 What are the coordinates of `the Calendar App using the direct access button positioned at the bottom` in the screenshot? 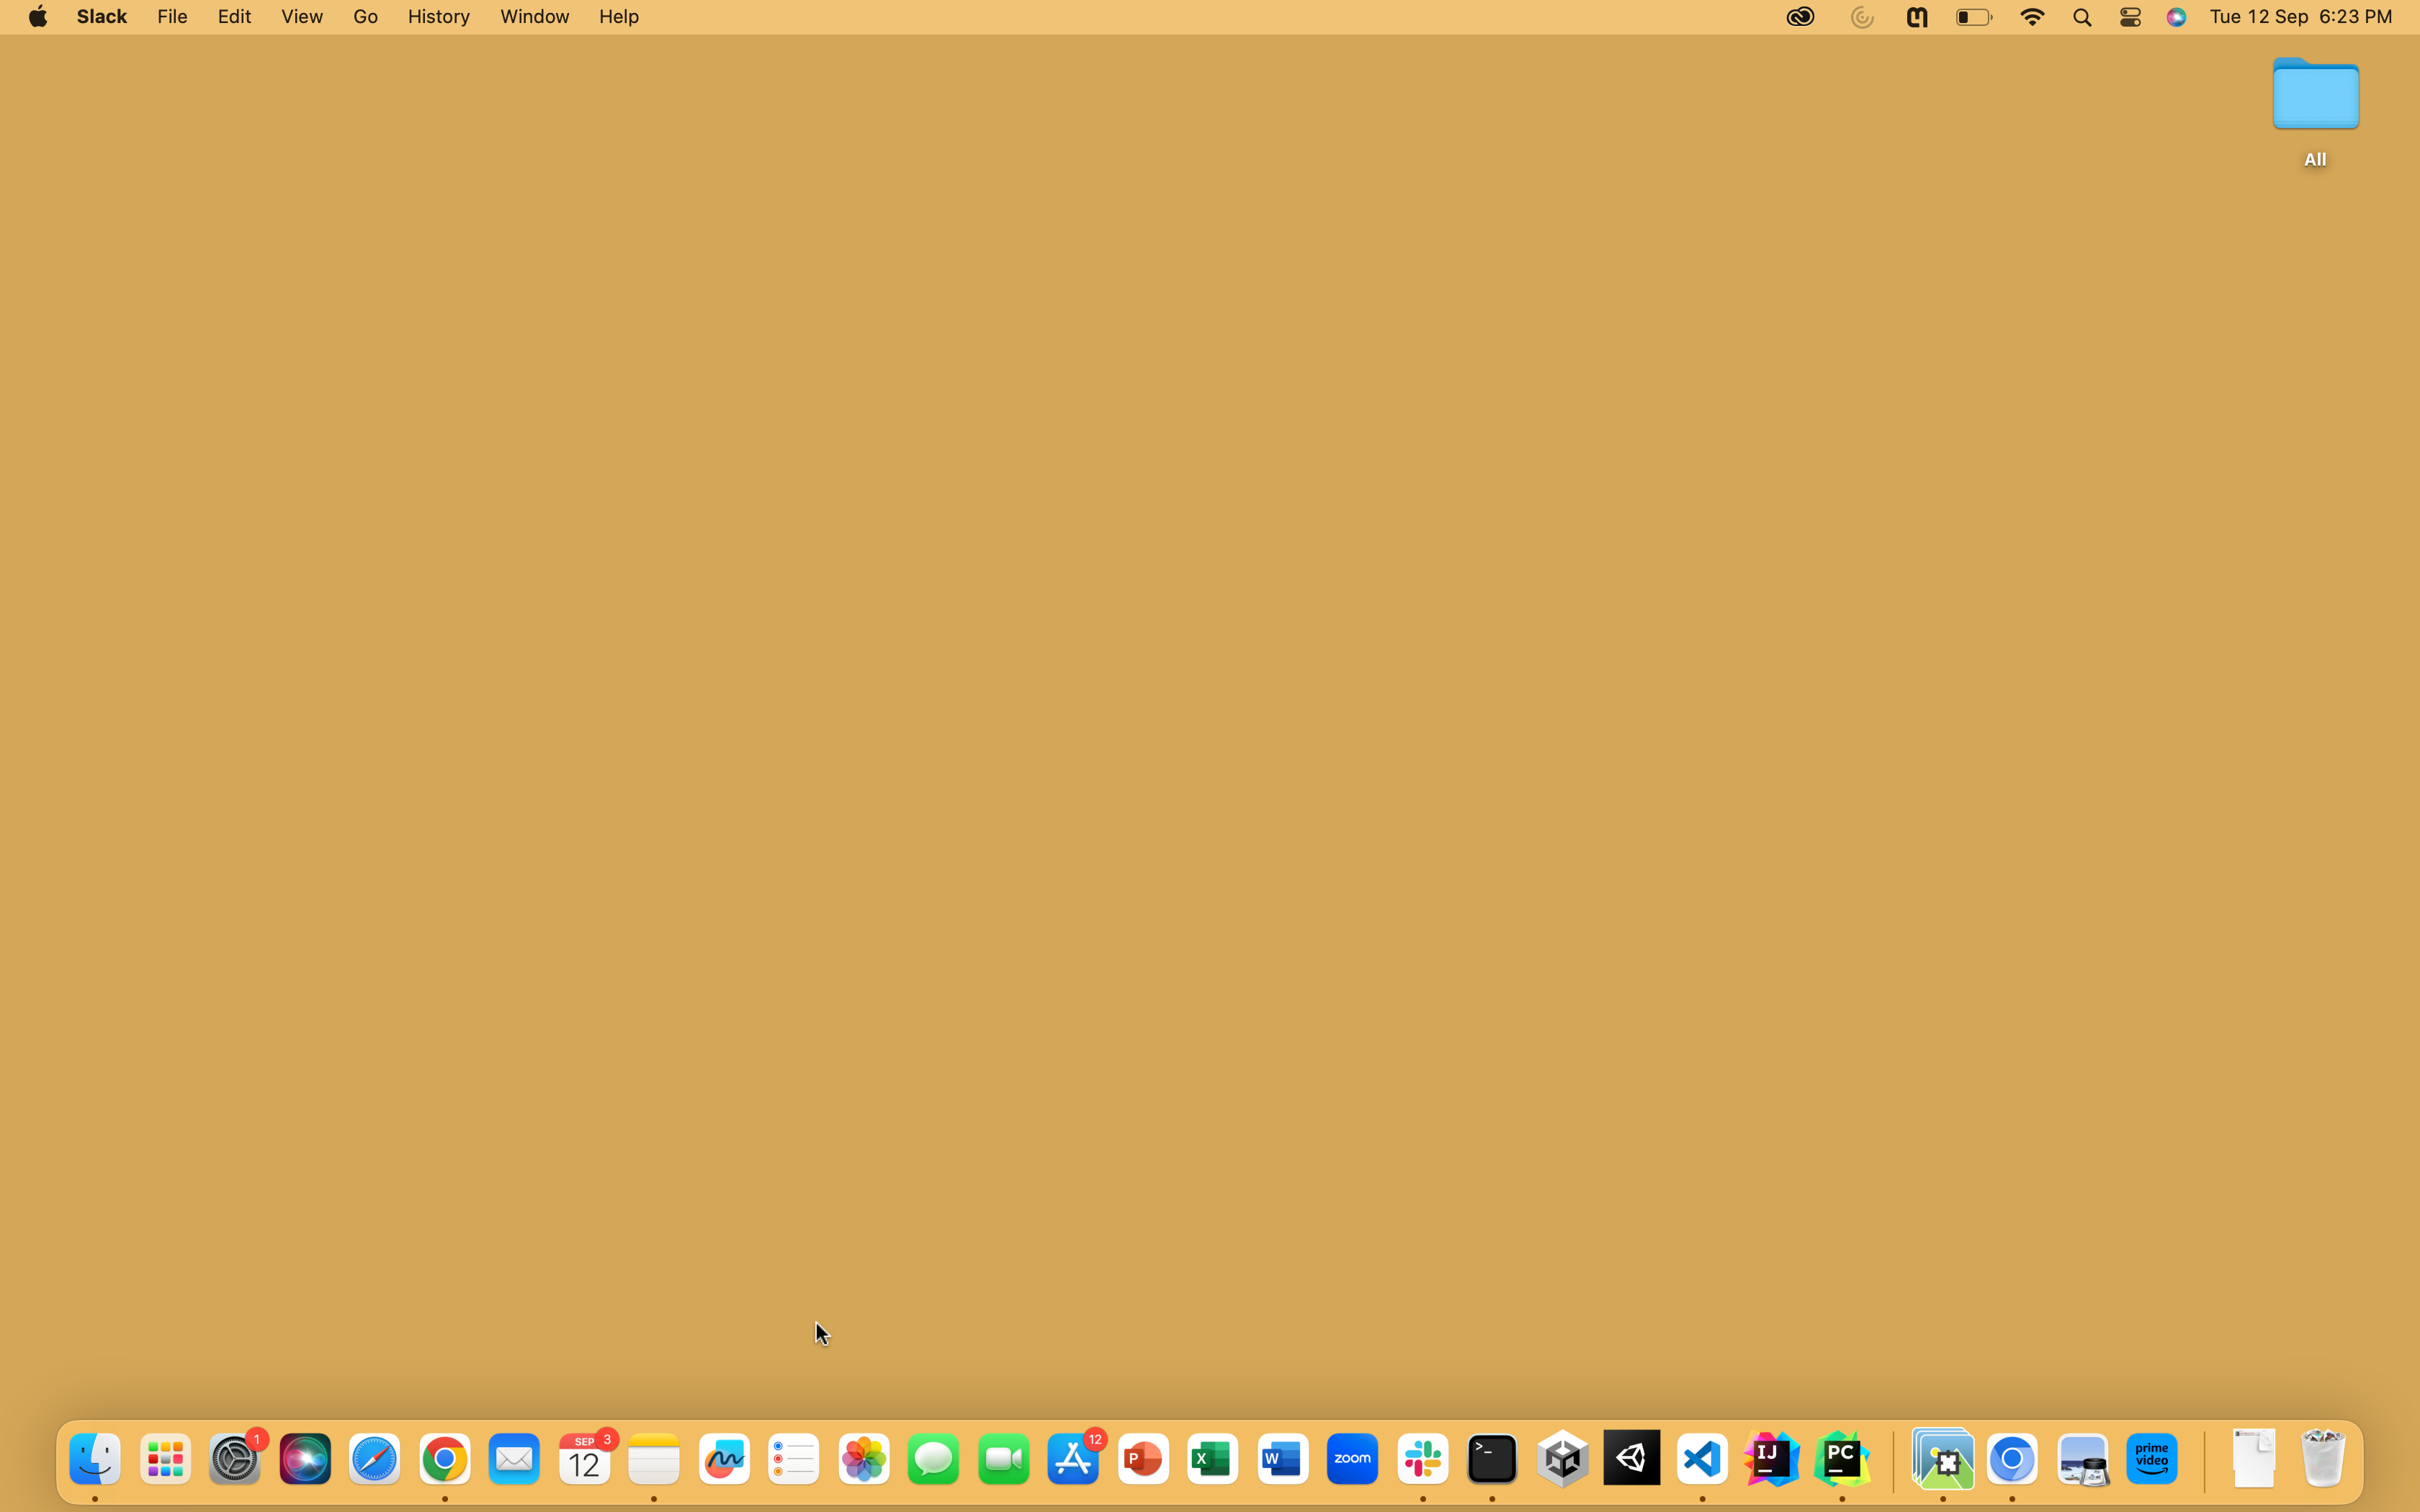 It's located at (586, 1459).